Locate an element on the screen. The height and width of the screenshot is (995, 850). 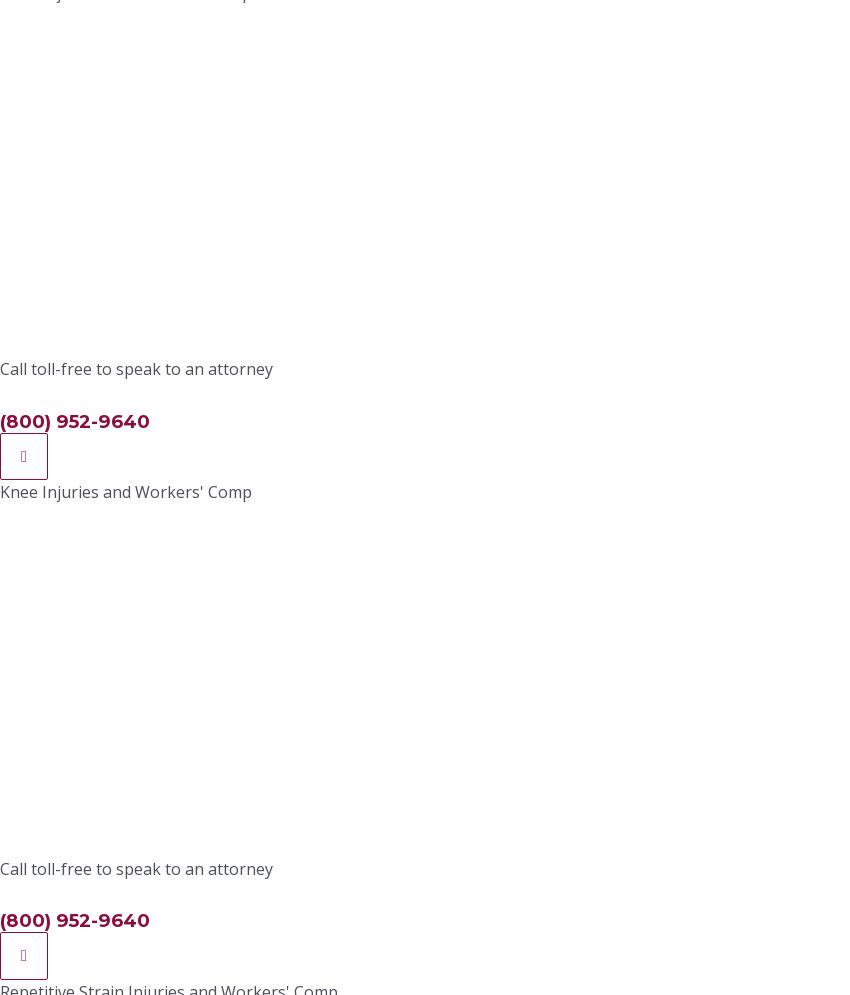
'Give us a call at' is located at coordinates (98, 49).